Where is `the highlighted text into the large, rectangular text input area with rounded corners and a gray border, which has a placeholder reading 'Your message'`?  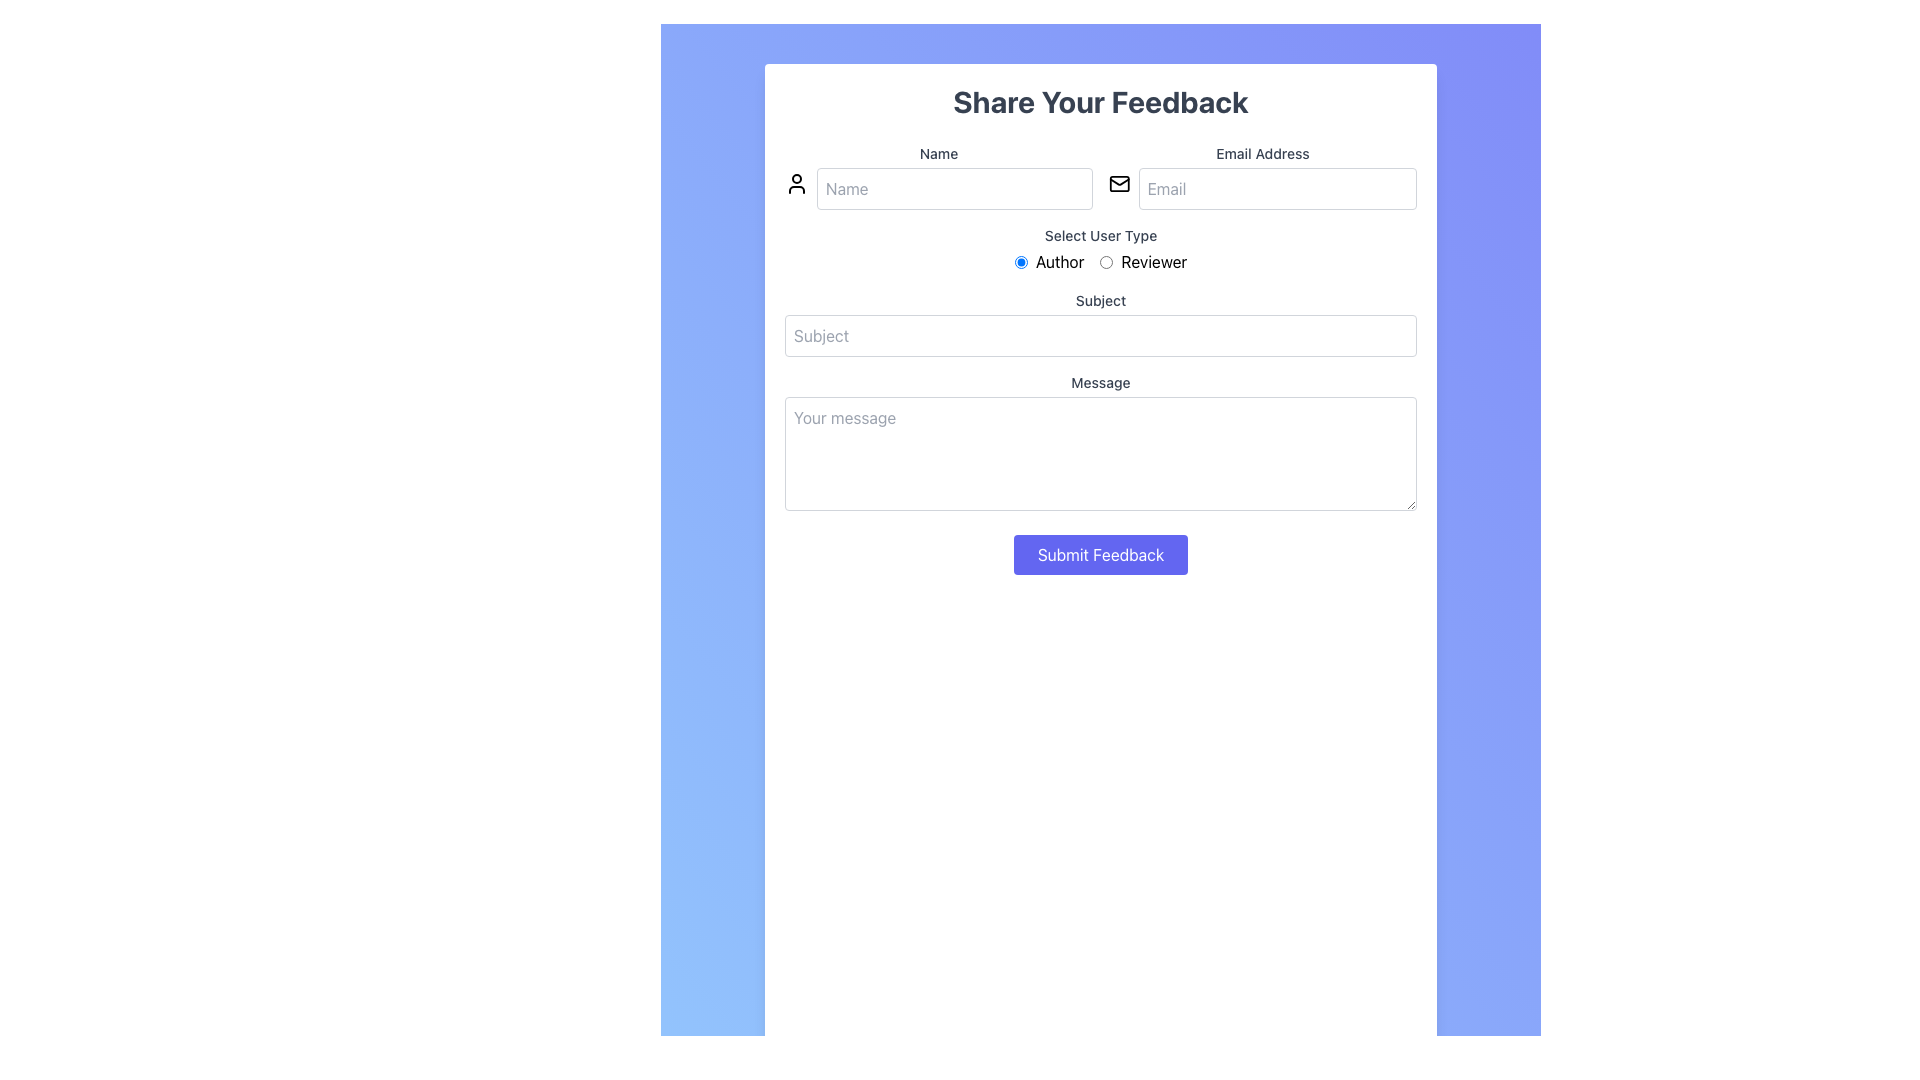
the highlighted text into the large, rectangular text input area with rounded corners and a gray border, which has a placeholder reading 'Your message' is located at coordinates (1099, 453).